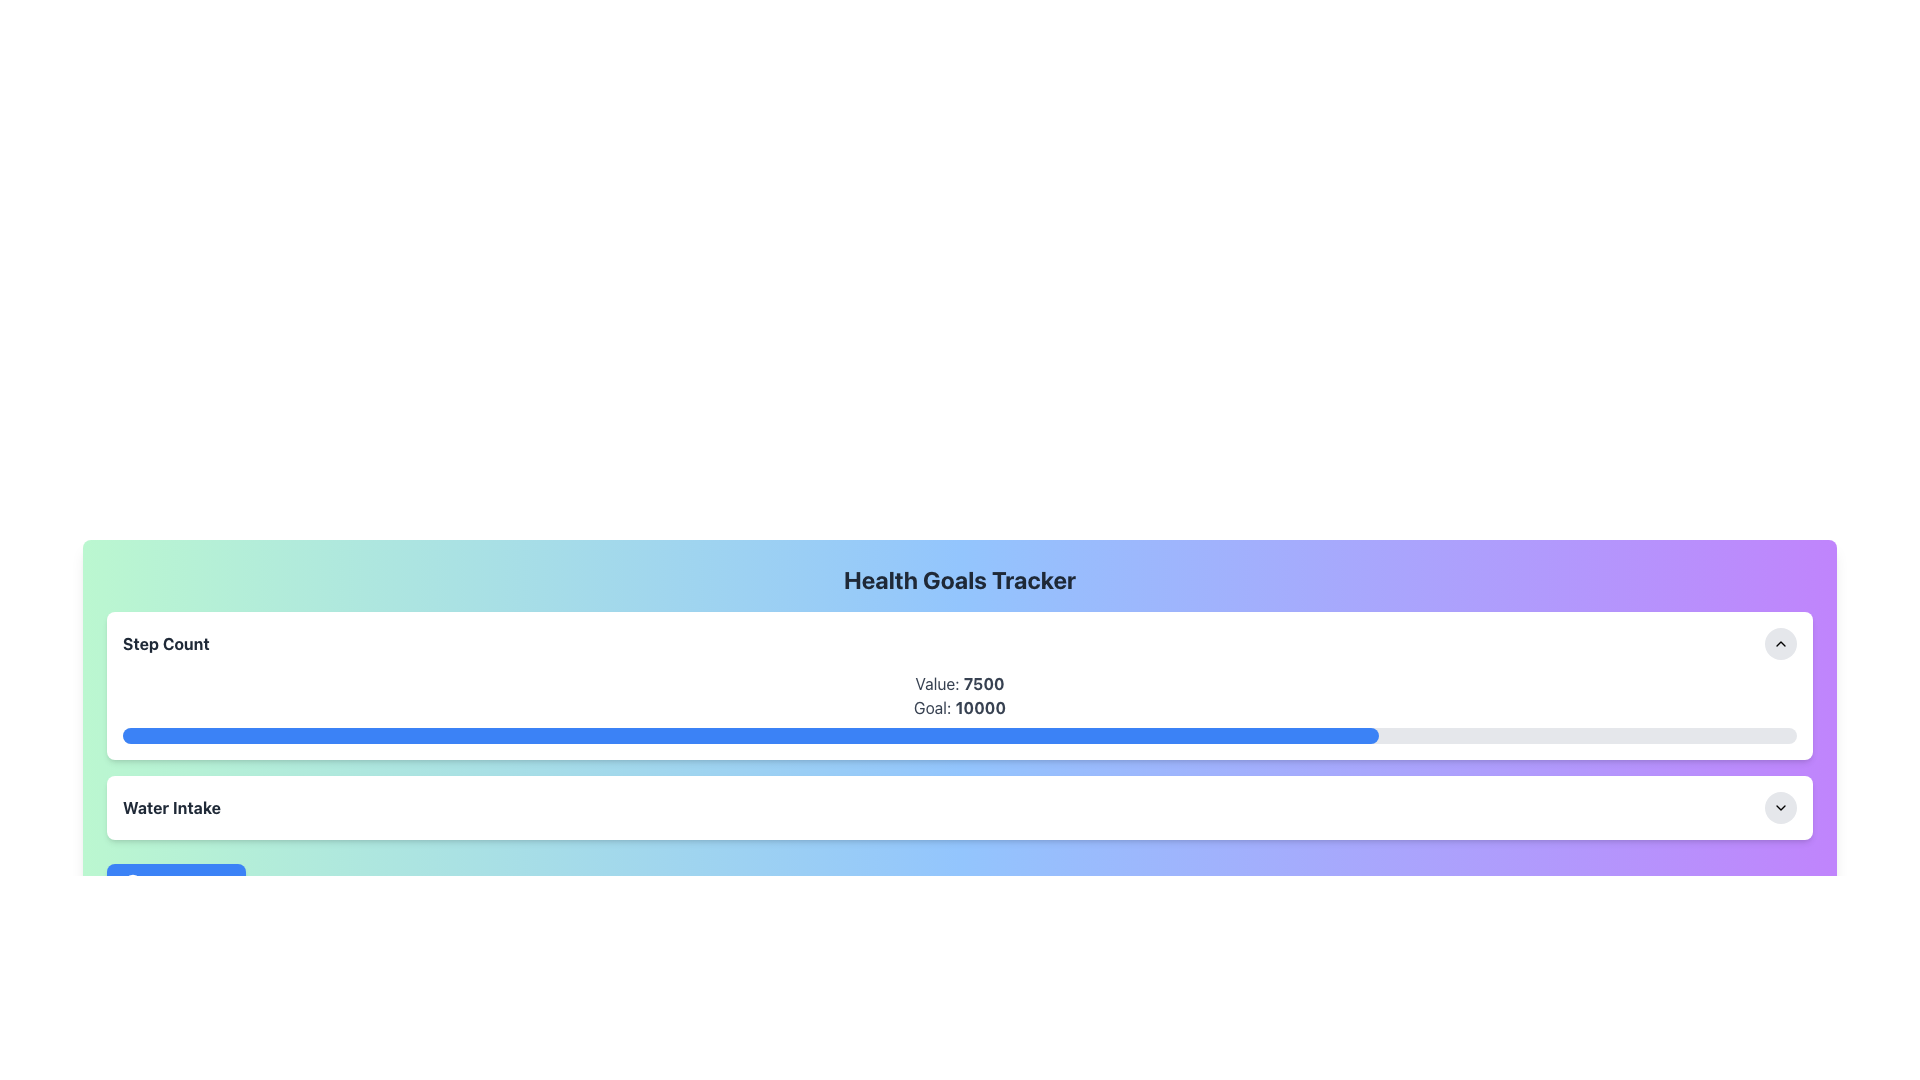  Describe the element at coordinates (1780, 806) in the screenshot. I see `the button located in the top-right corner of the 'Water Intake' section` at that location.